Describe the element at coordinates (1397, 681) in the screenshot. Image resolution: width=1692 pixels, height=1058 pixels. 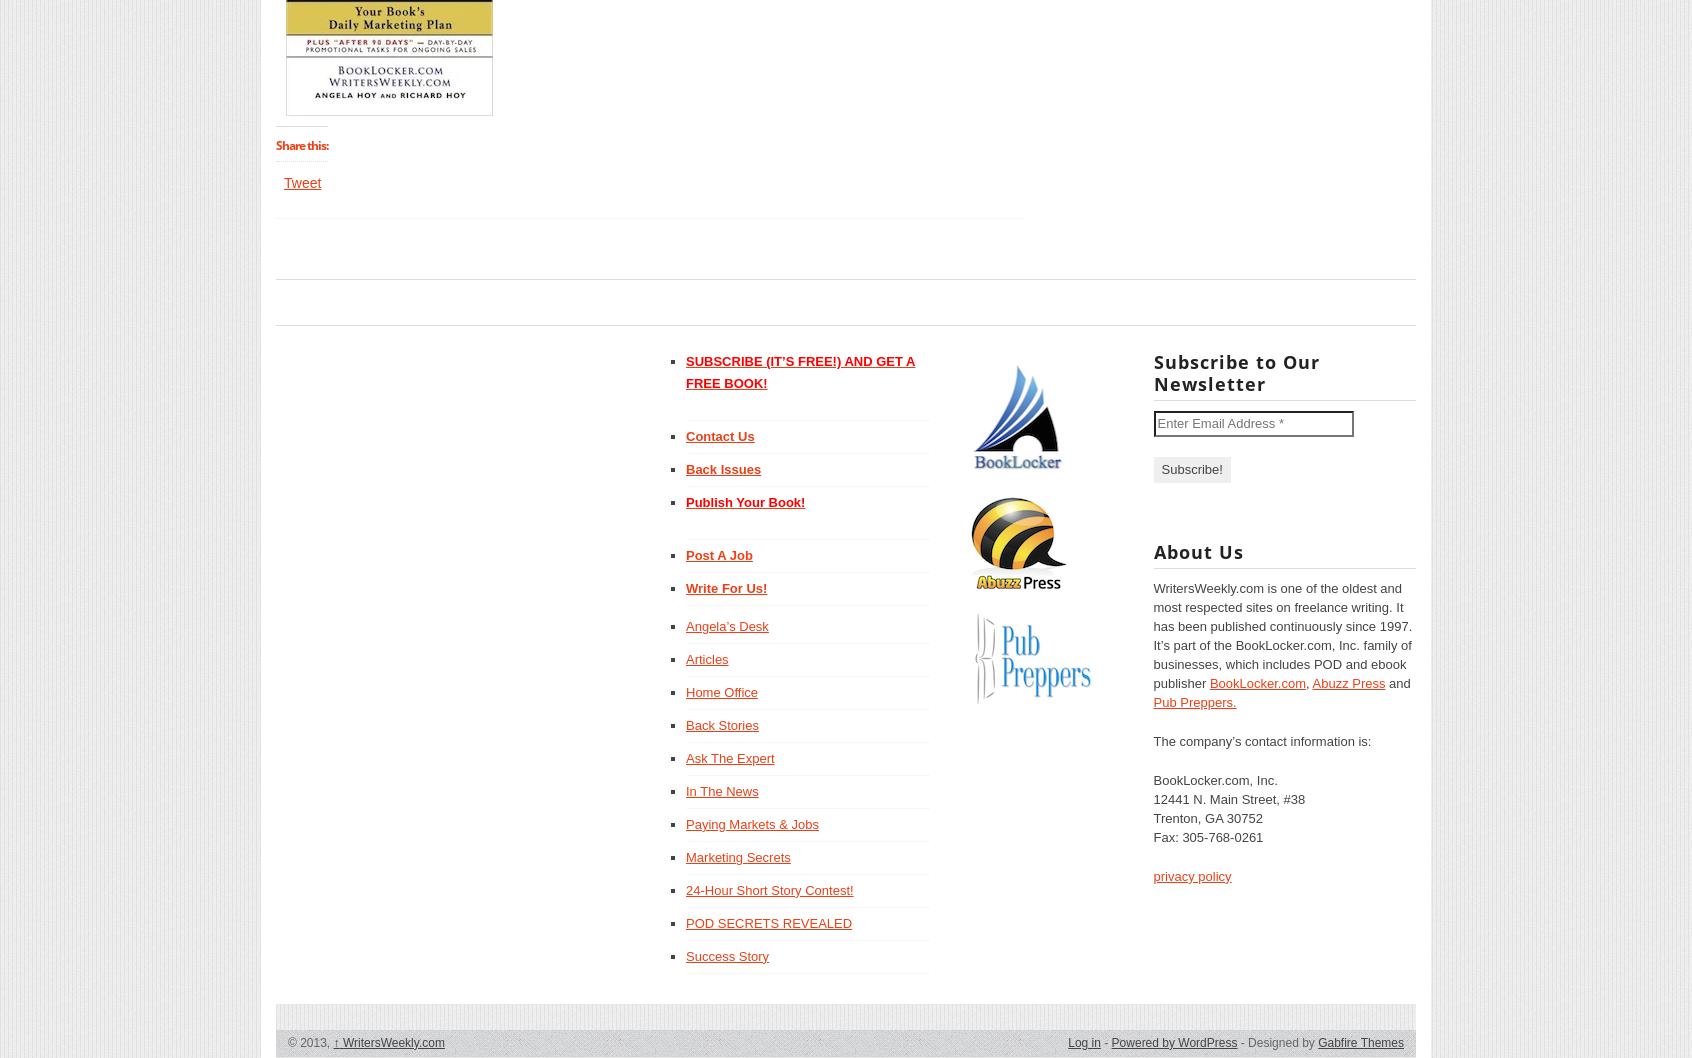
I see `'and'` at that location.